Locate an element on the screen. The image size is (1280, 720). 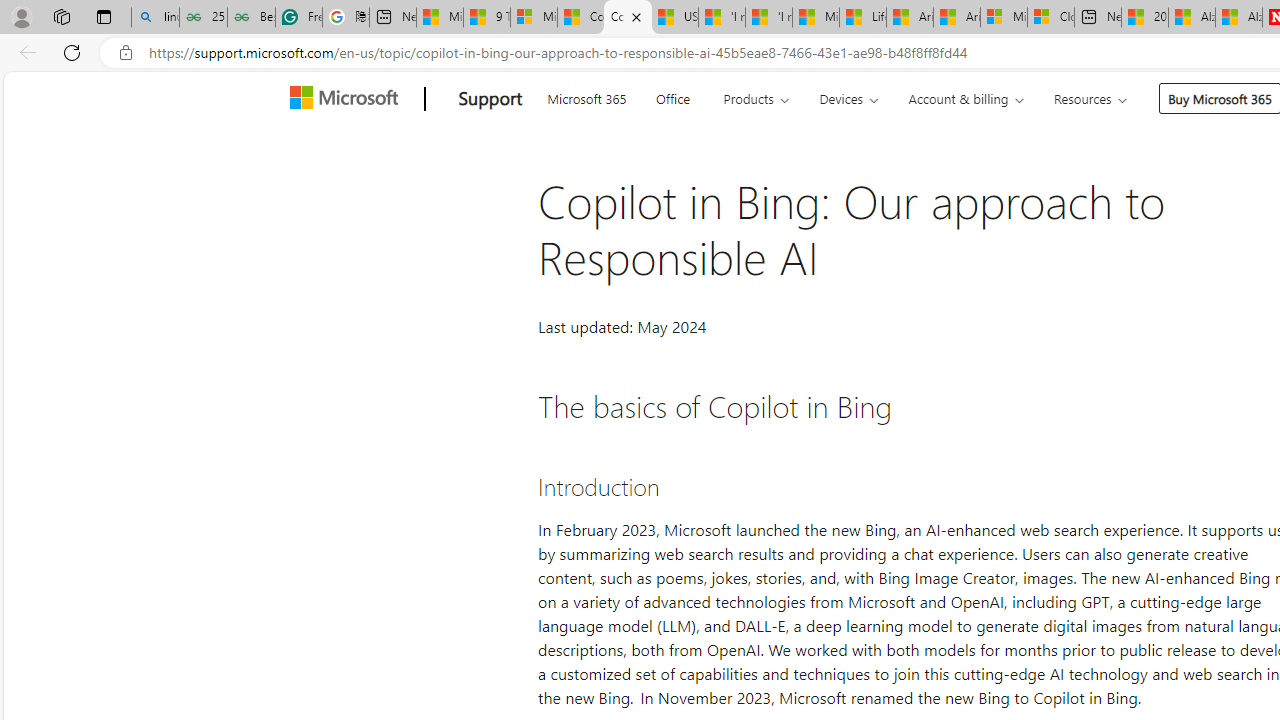
'Support' is located at coordinates (490, 99).